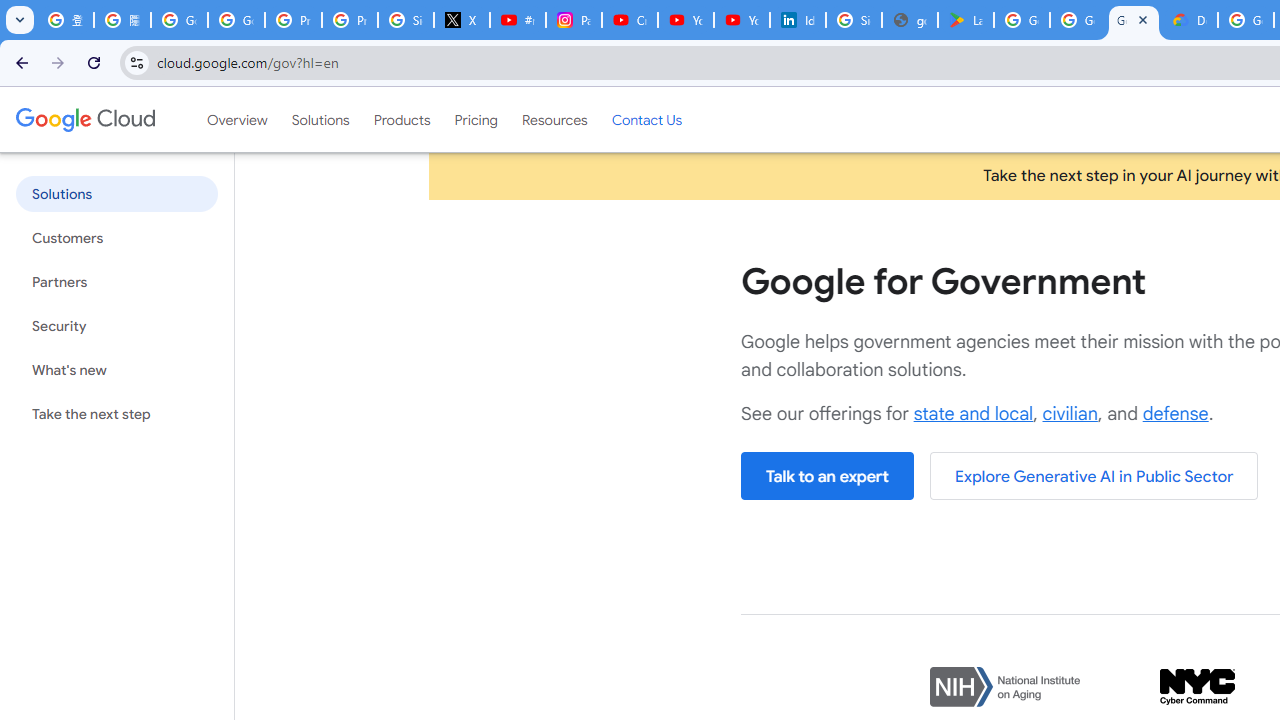 This screenshot has height=720, width=1280. I want to click on 'Security', so click(115, 325).